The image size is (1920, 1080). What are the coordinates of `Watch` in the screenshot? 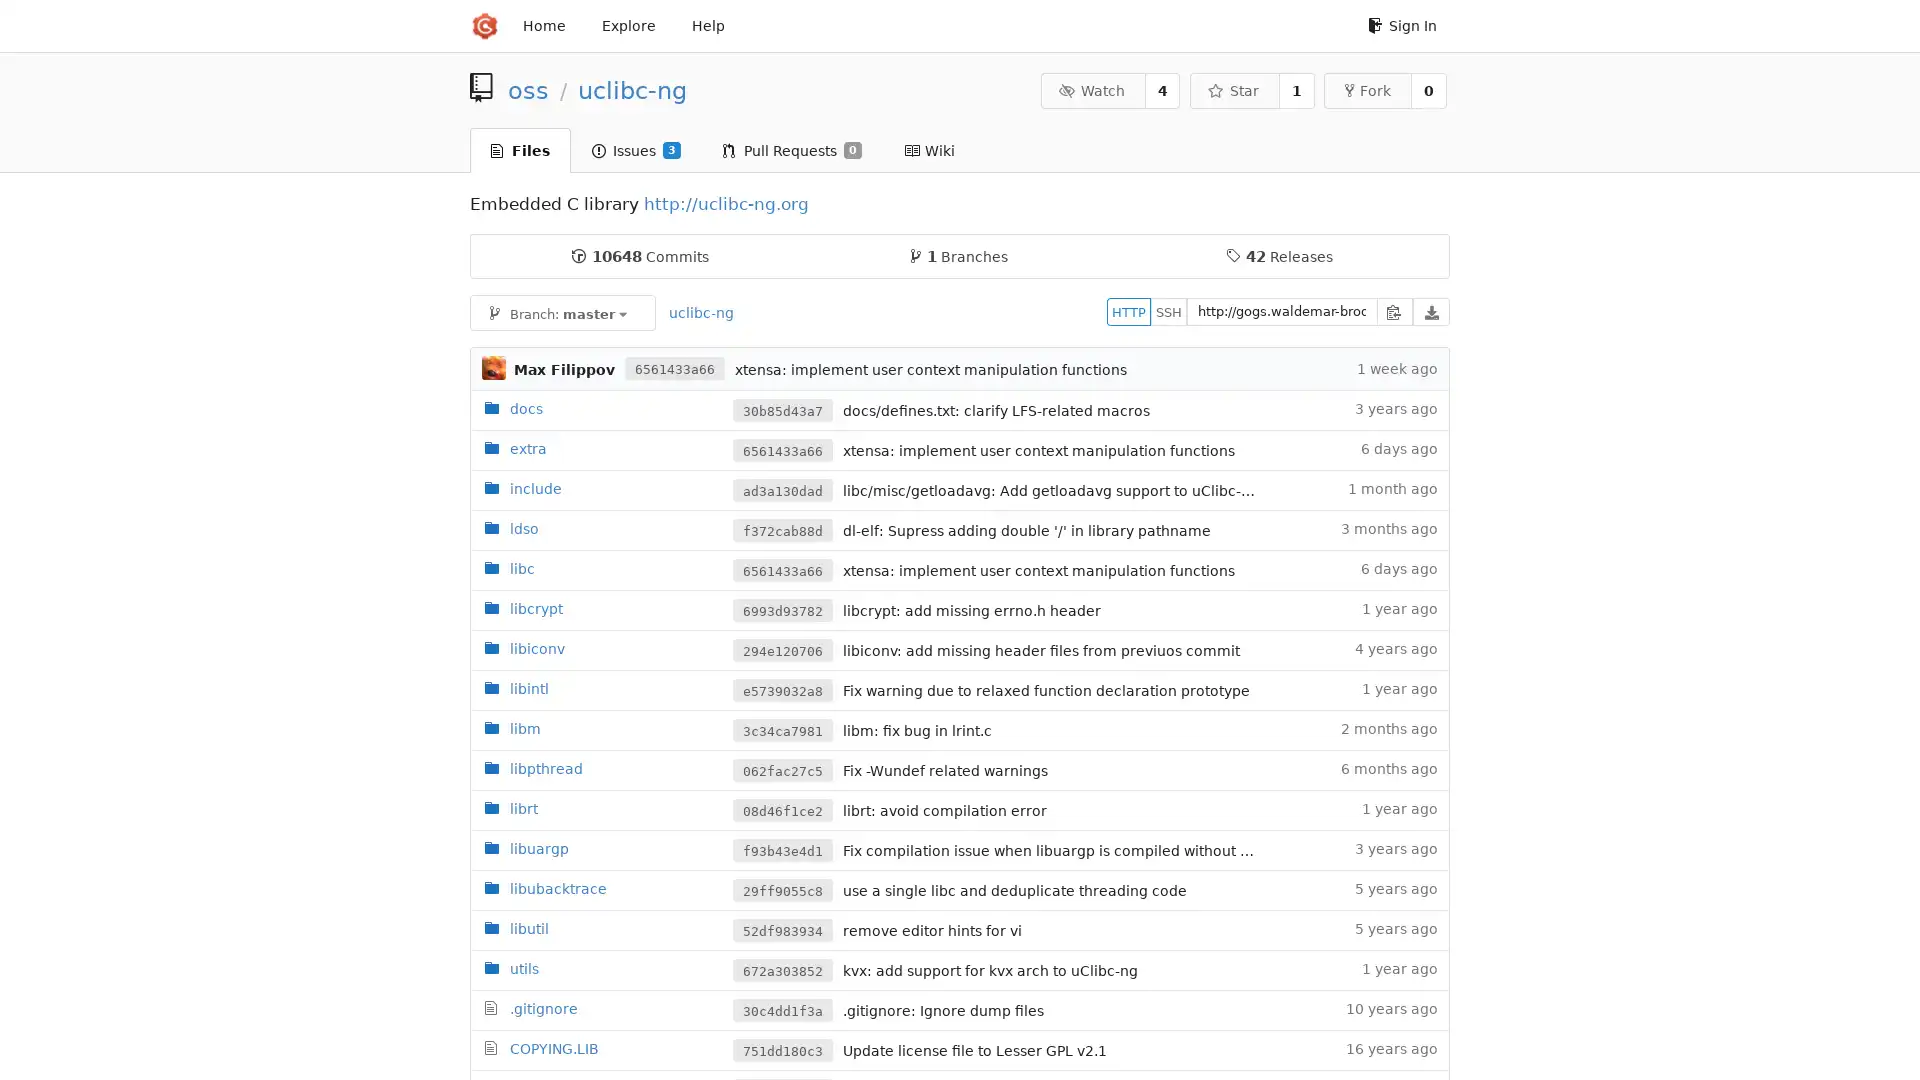 It's located at (1092, 91).